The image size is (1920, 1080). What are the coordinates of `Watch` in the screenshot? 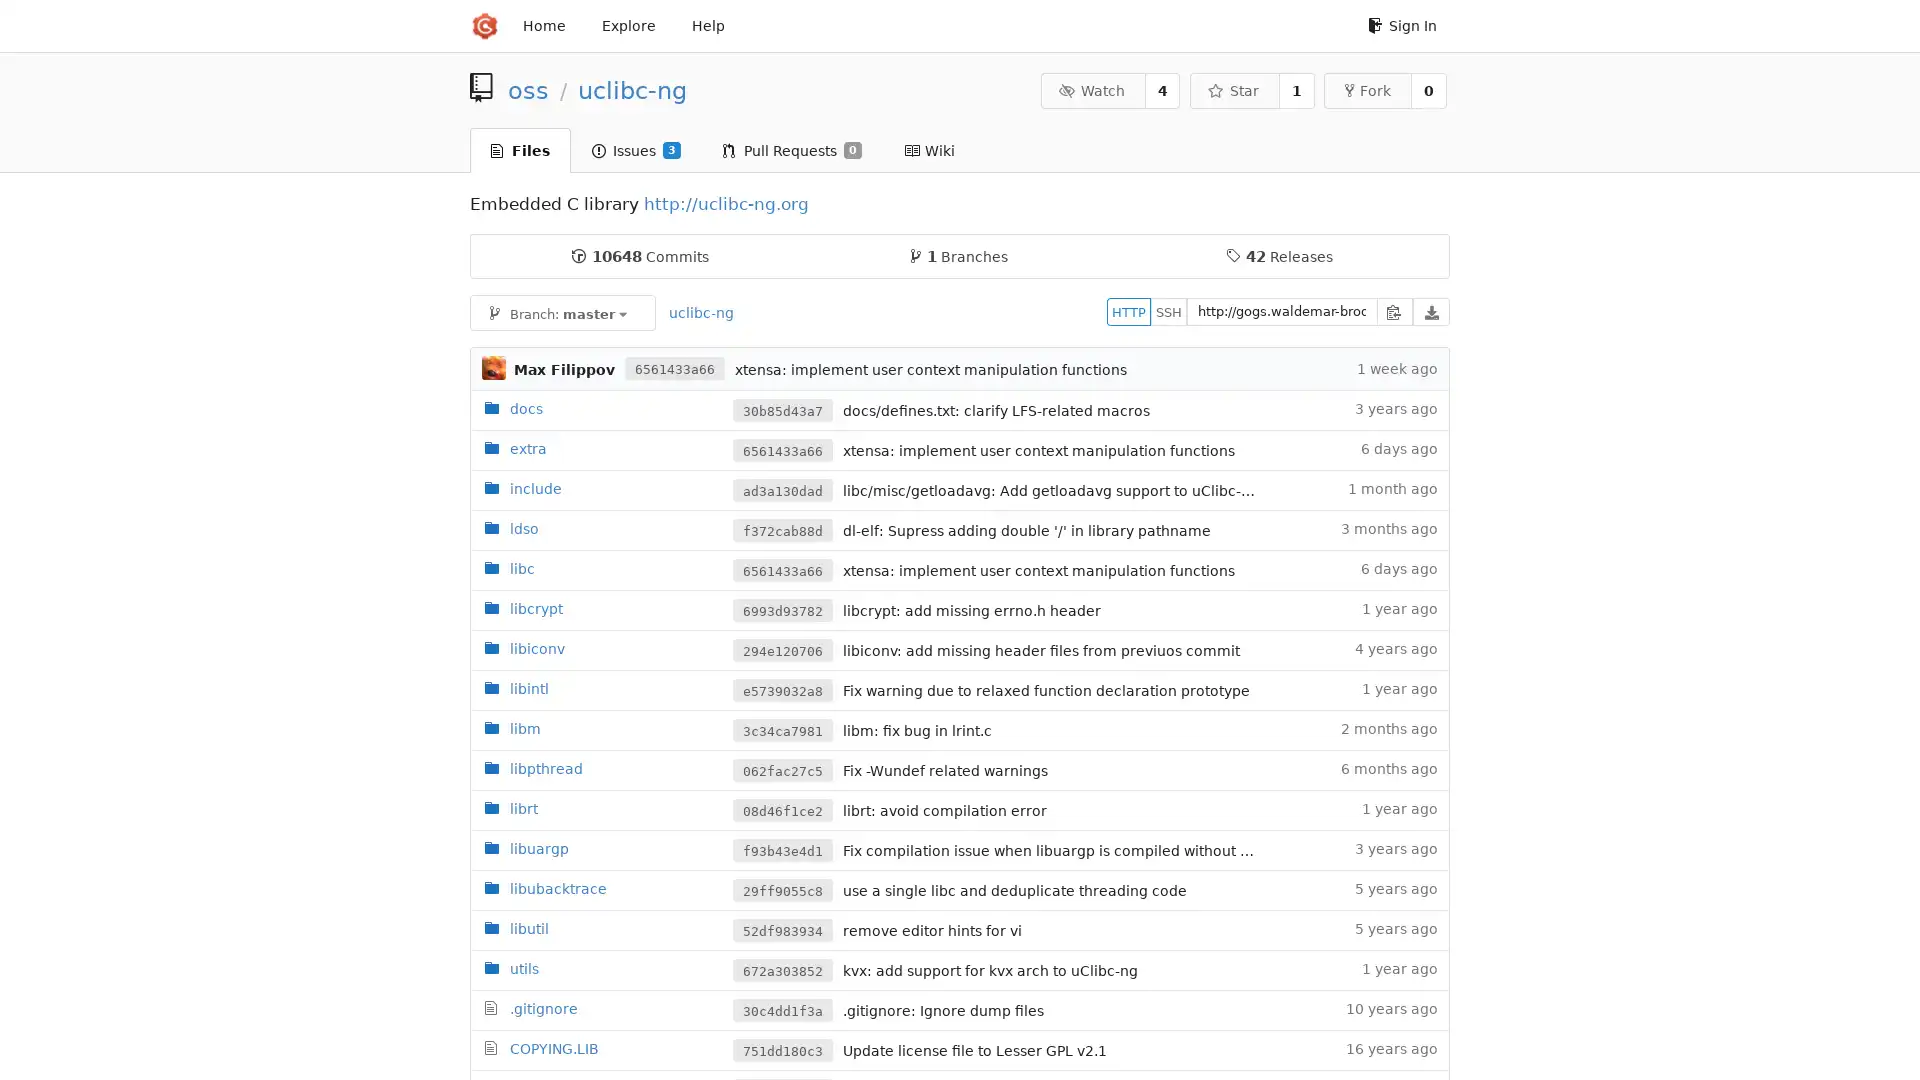 It's located at (1092, 91).